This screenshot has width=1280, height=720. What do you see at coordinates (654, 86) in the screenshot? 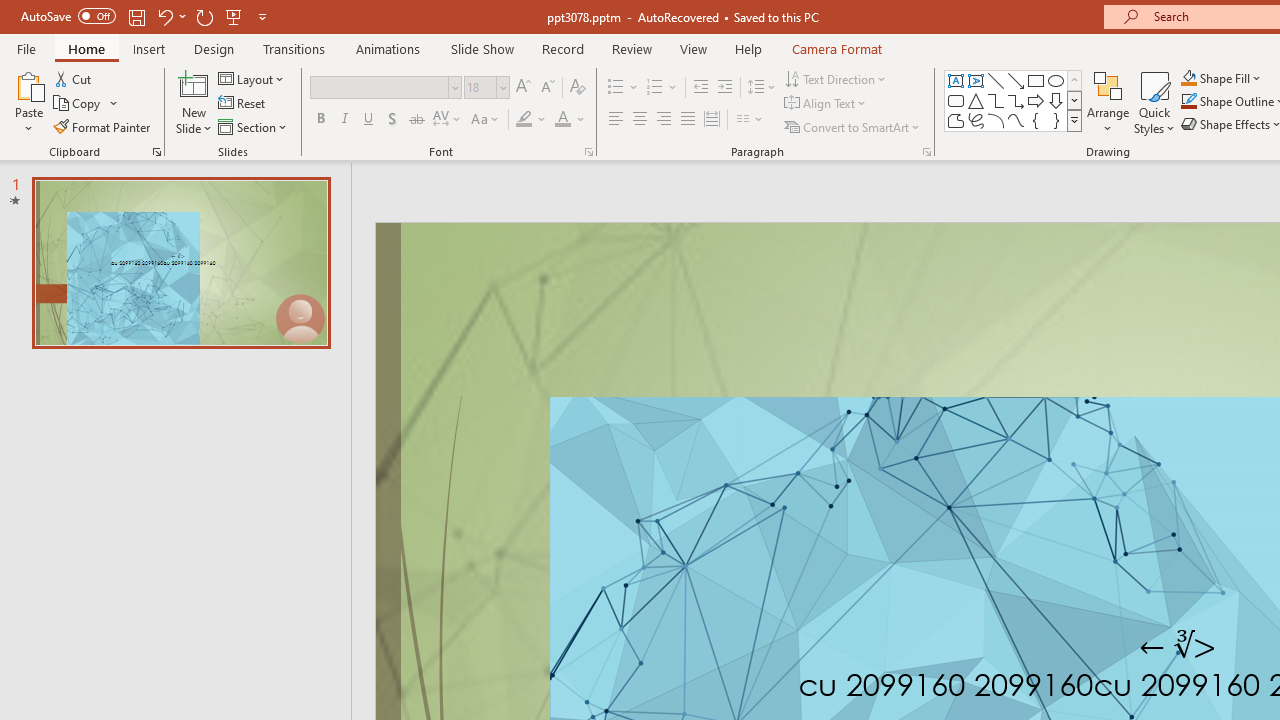
I see `'Numbering'` at bounding box center [654, 86].